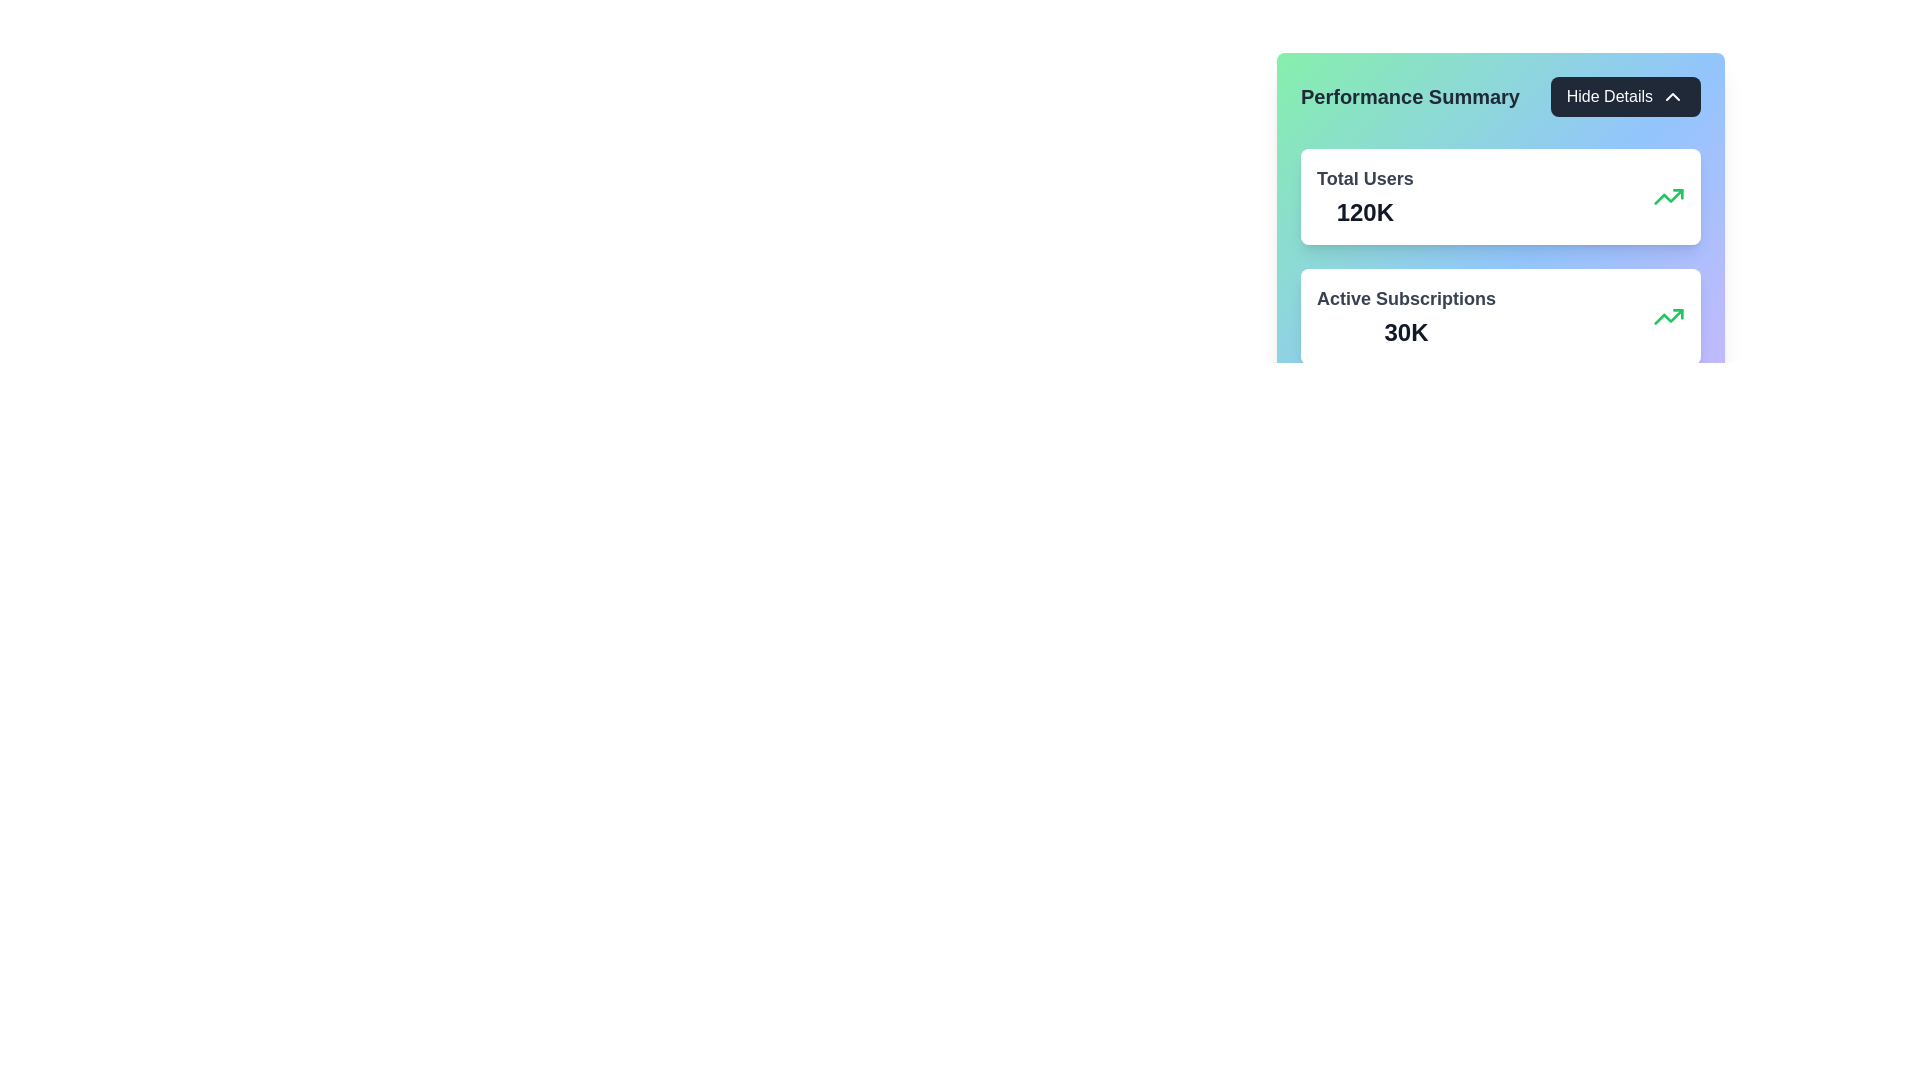 This screenshot has height=1080, width=1920. What do you see at coordinates (1405, 315) in the screenshot?
I see `the 'Active Subscriptions' text display, which shows the value '30K' in a larger bold font, located within a white card below the 'Total Users 120K' card` at bounding box center [1405, 315].